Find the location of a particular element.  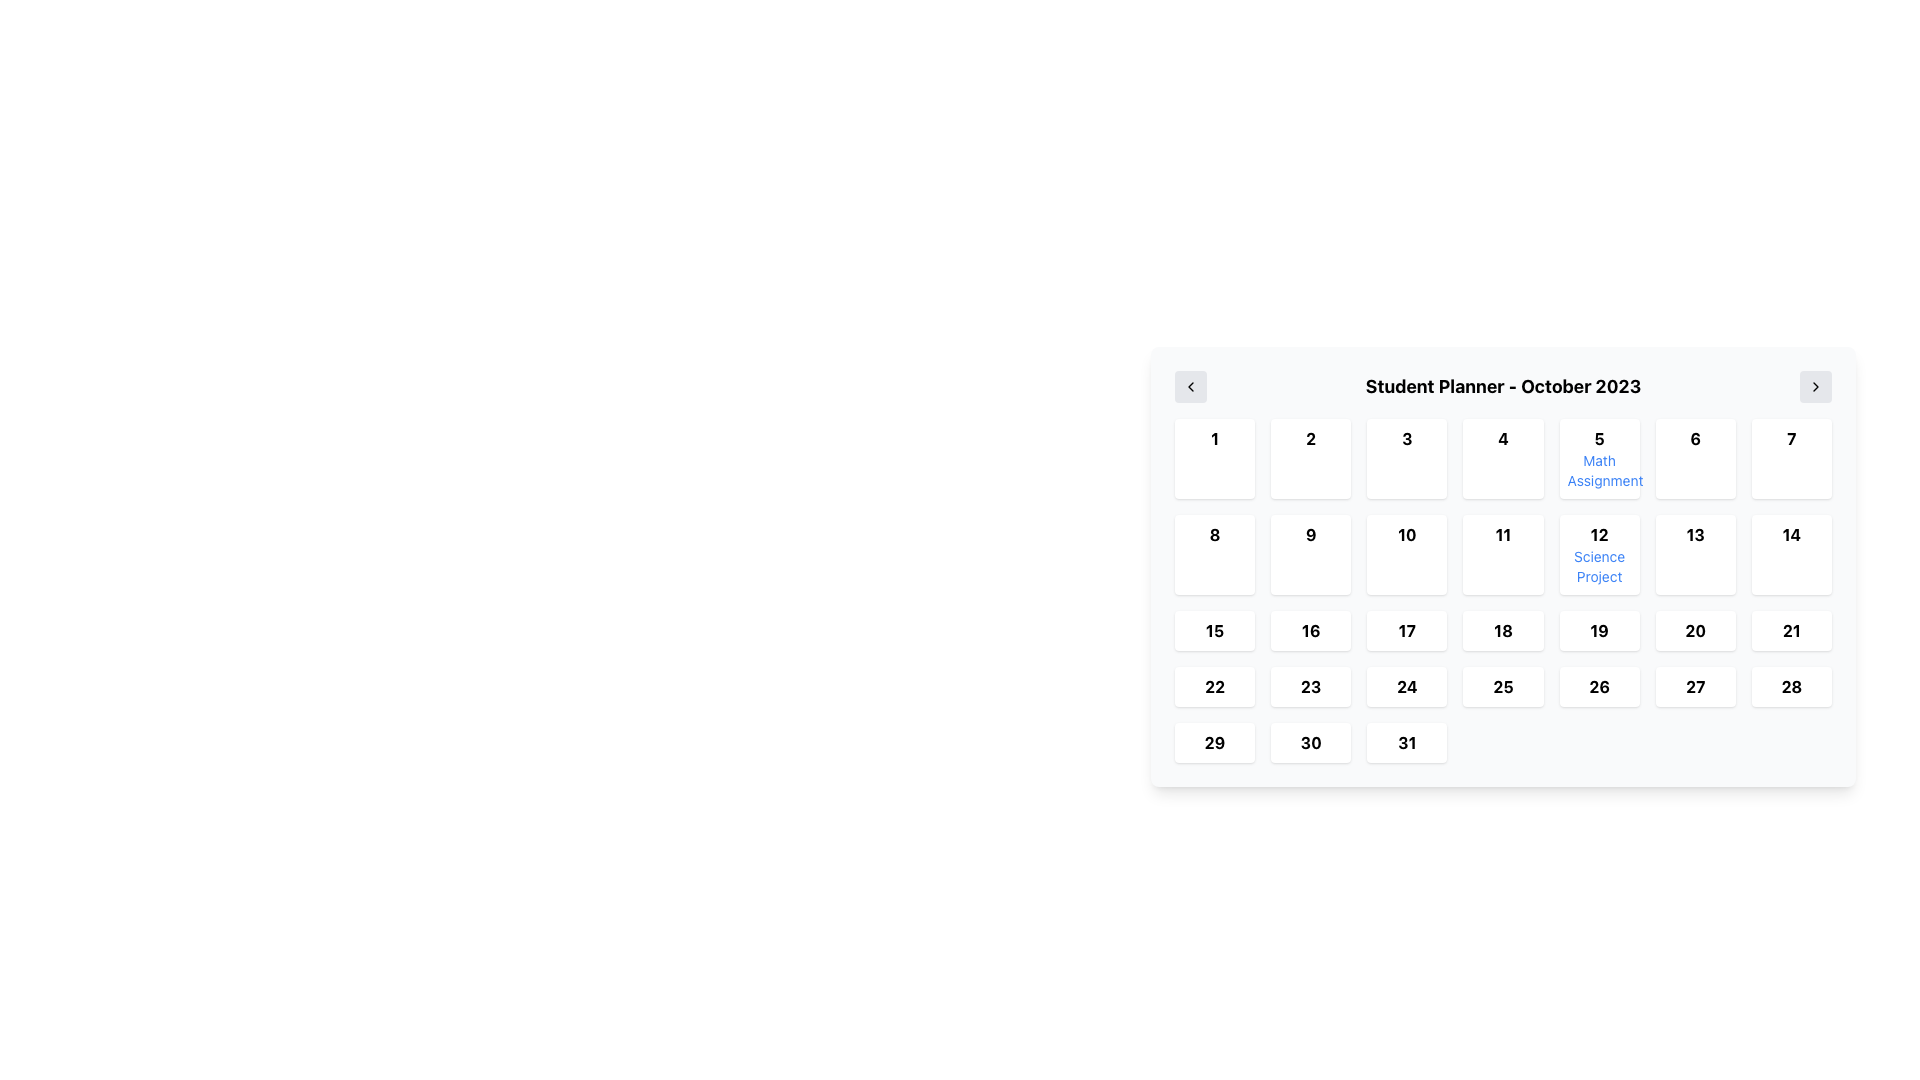

the button-like UI element representing the calendar date '24' located is located at coordinates (1406, 685).